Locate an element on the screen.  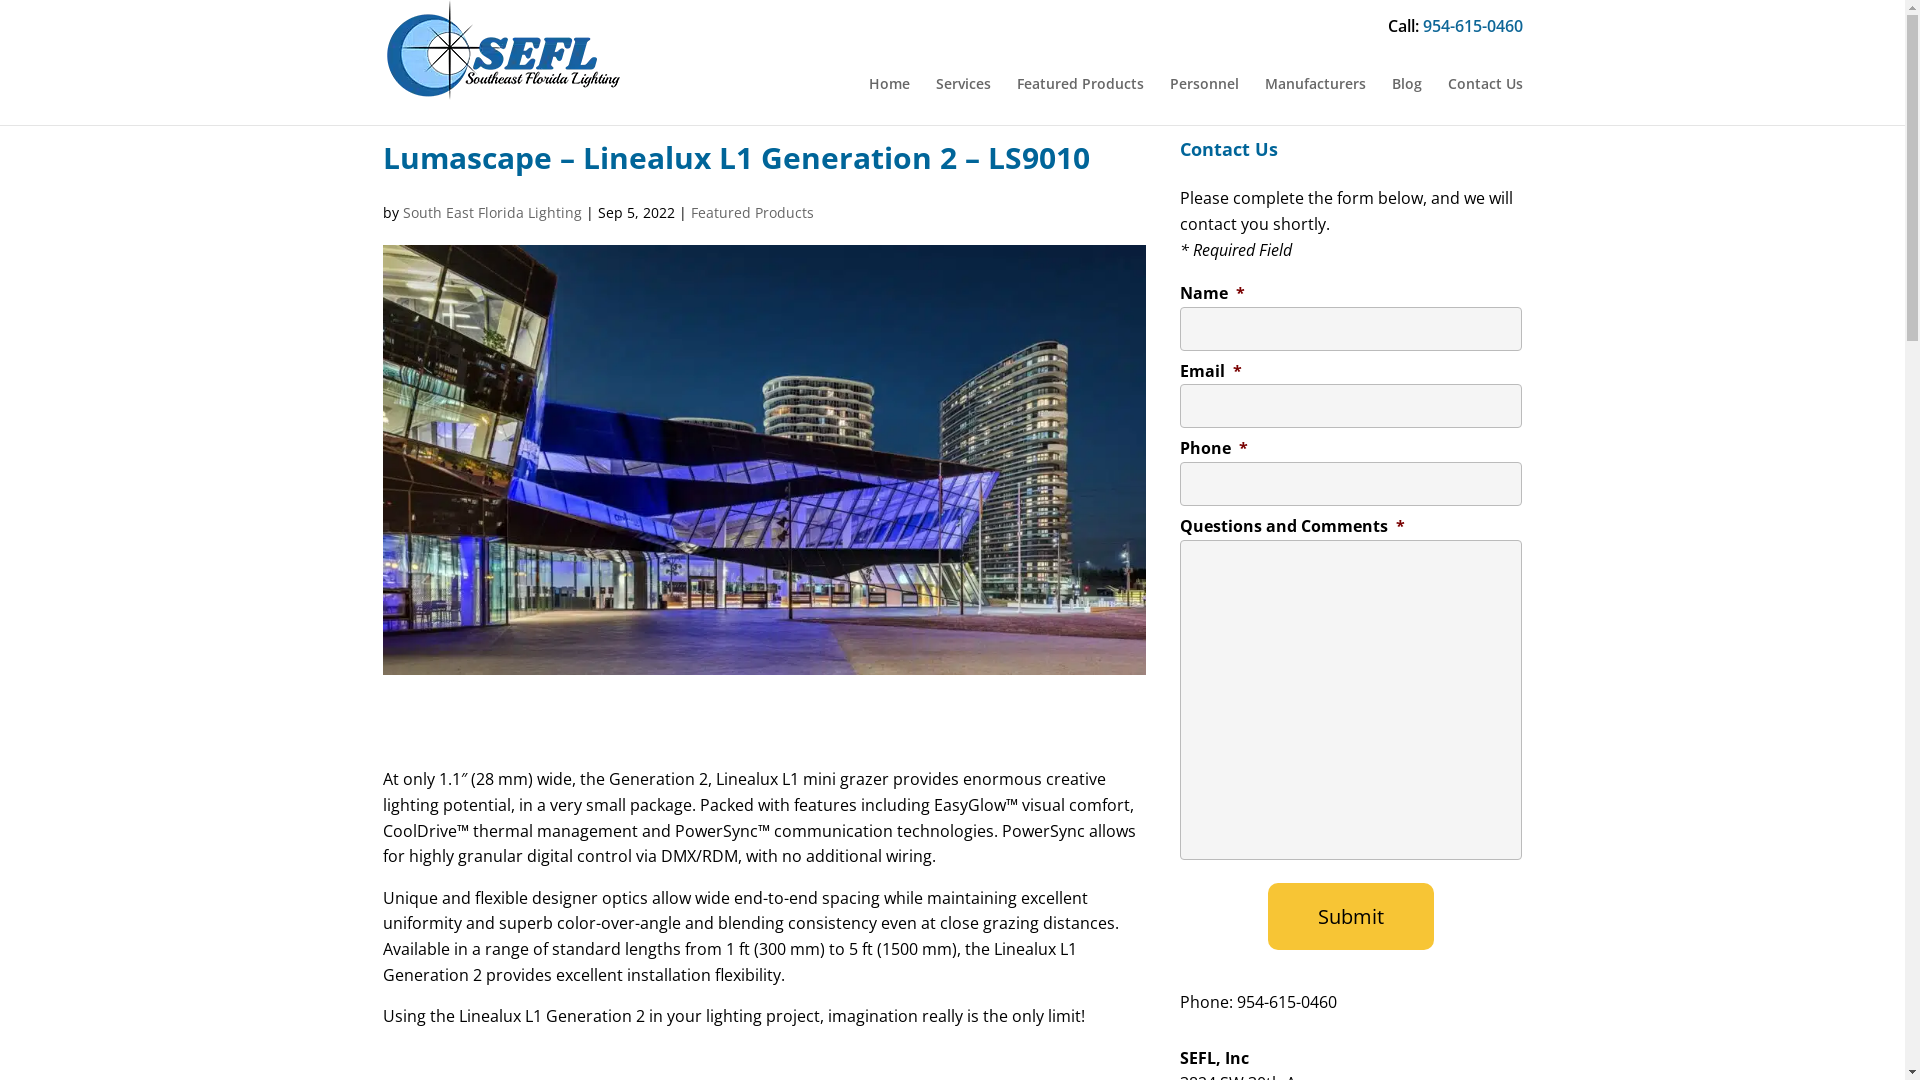
'Manufacturers' is located at coordinates (1314, 83).